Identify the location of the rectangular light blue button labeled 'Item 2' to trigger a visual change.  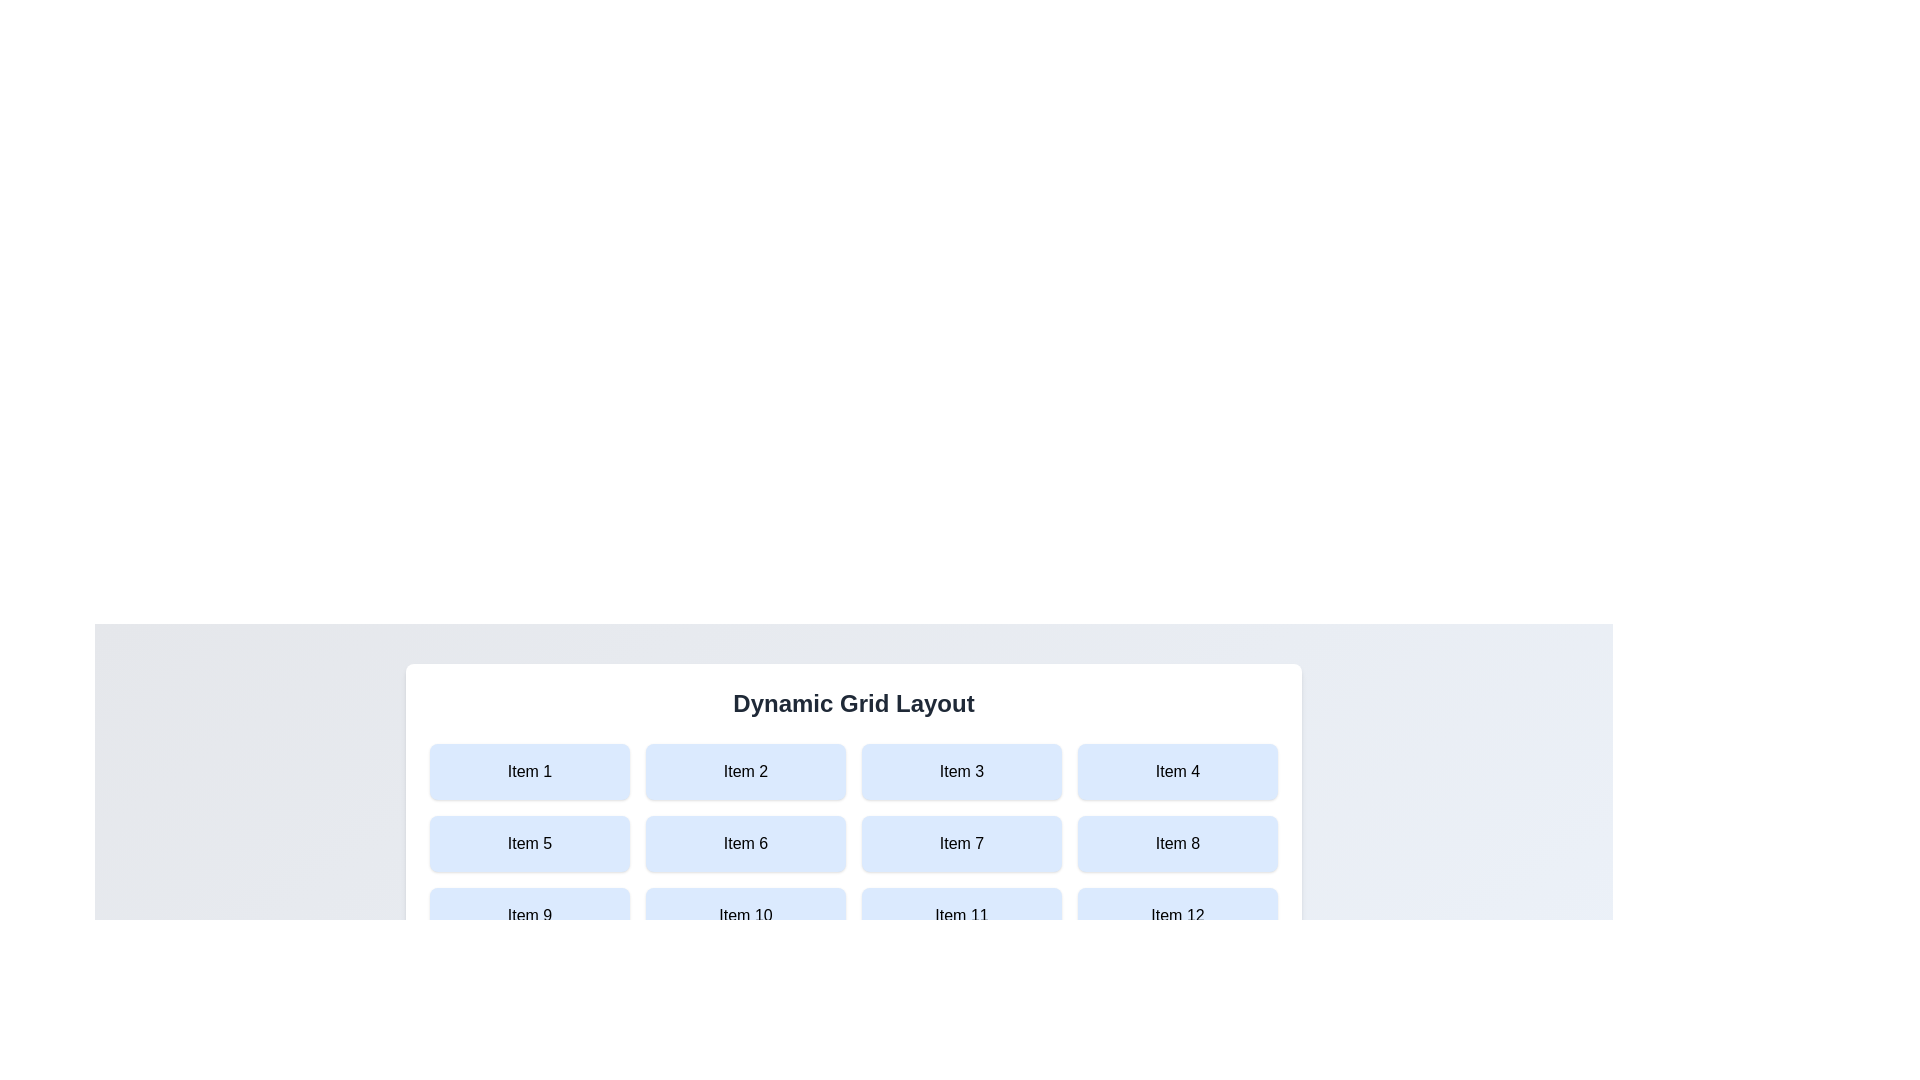
(744, 770).